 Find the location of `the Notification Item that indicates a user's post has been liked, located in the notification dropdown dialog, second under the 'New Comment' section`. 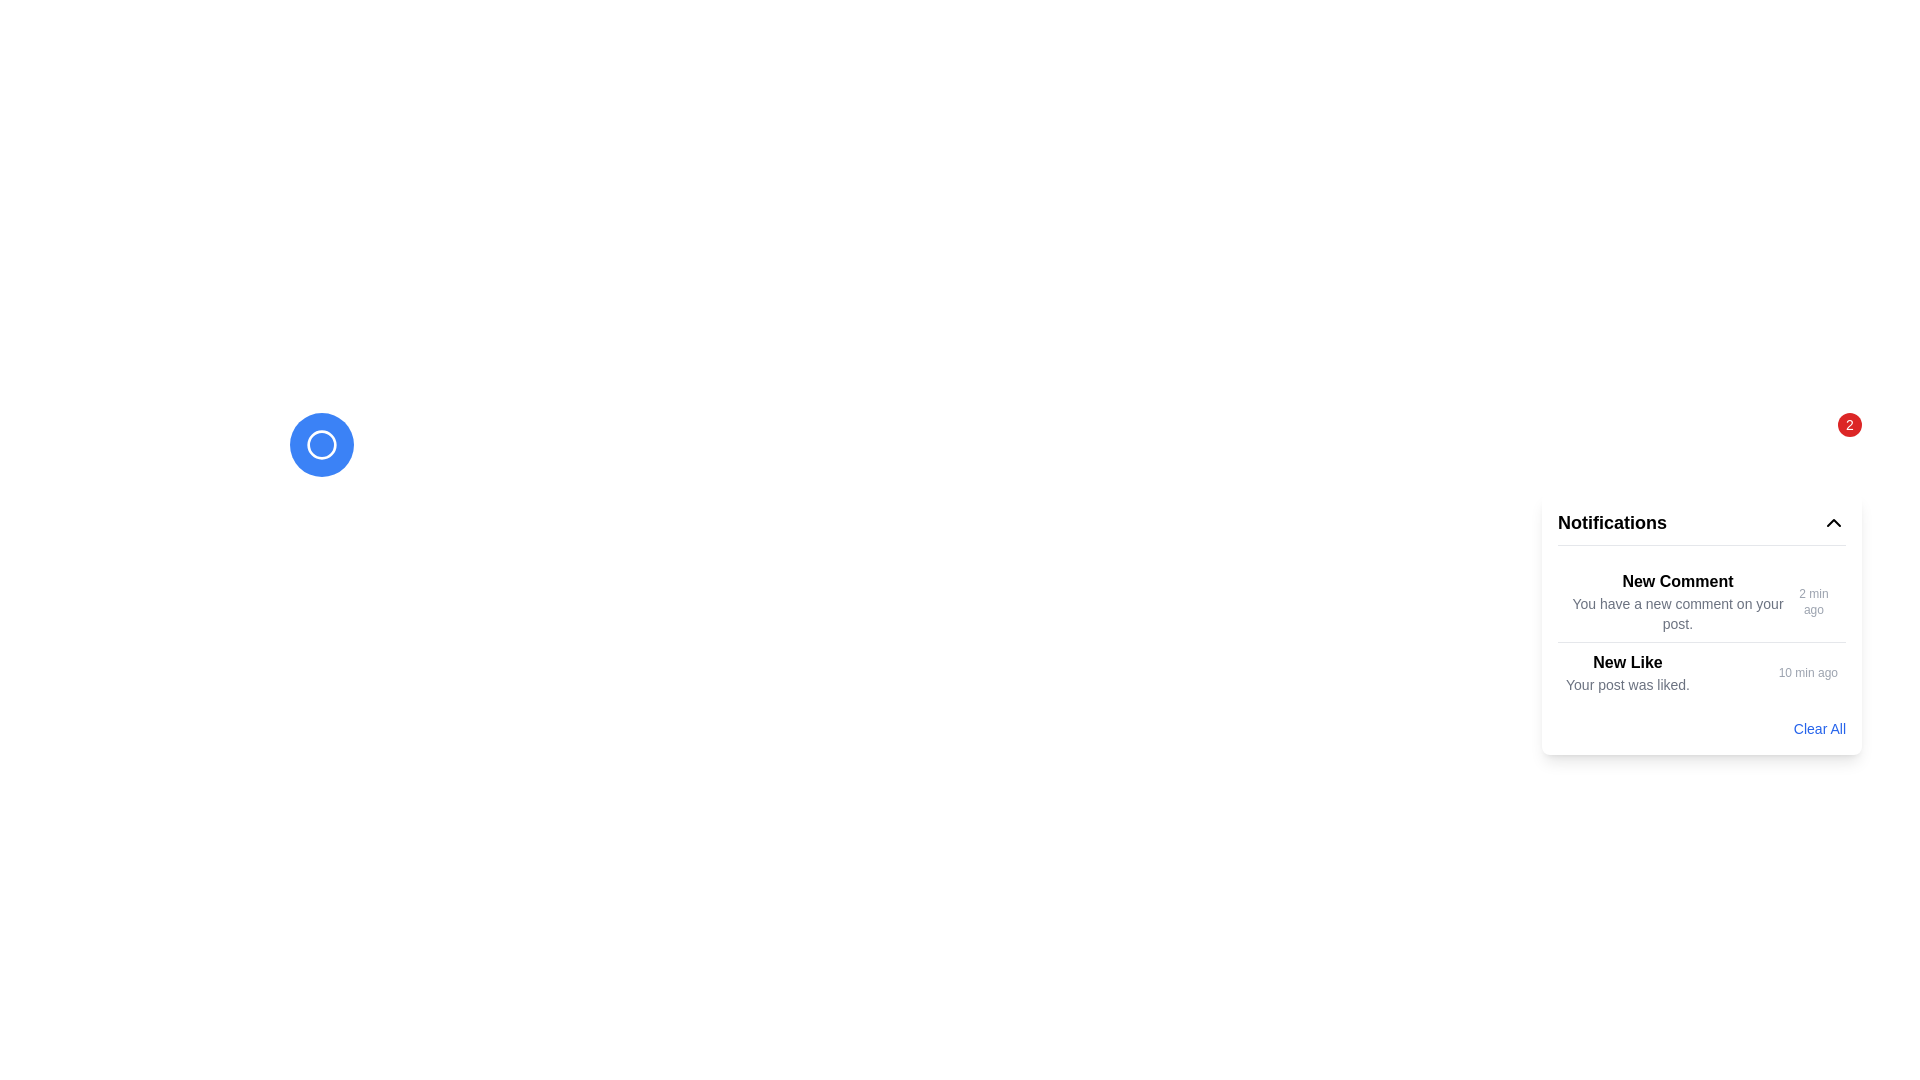

the Notification Item that indicates a user's post has been liked, located in the notification dropdown dialog, second under the 'New Comment' section is located at coordinates (1627, 672).